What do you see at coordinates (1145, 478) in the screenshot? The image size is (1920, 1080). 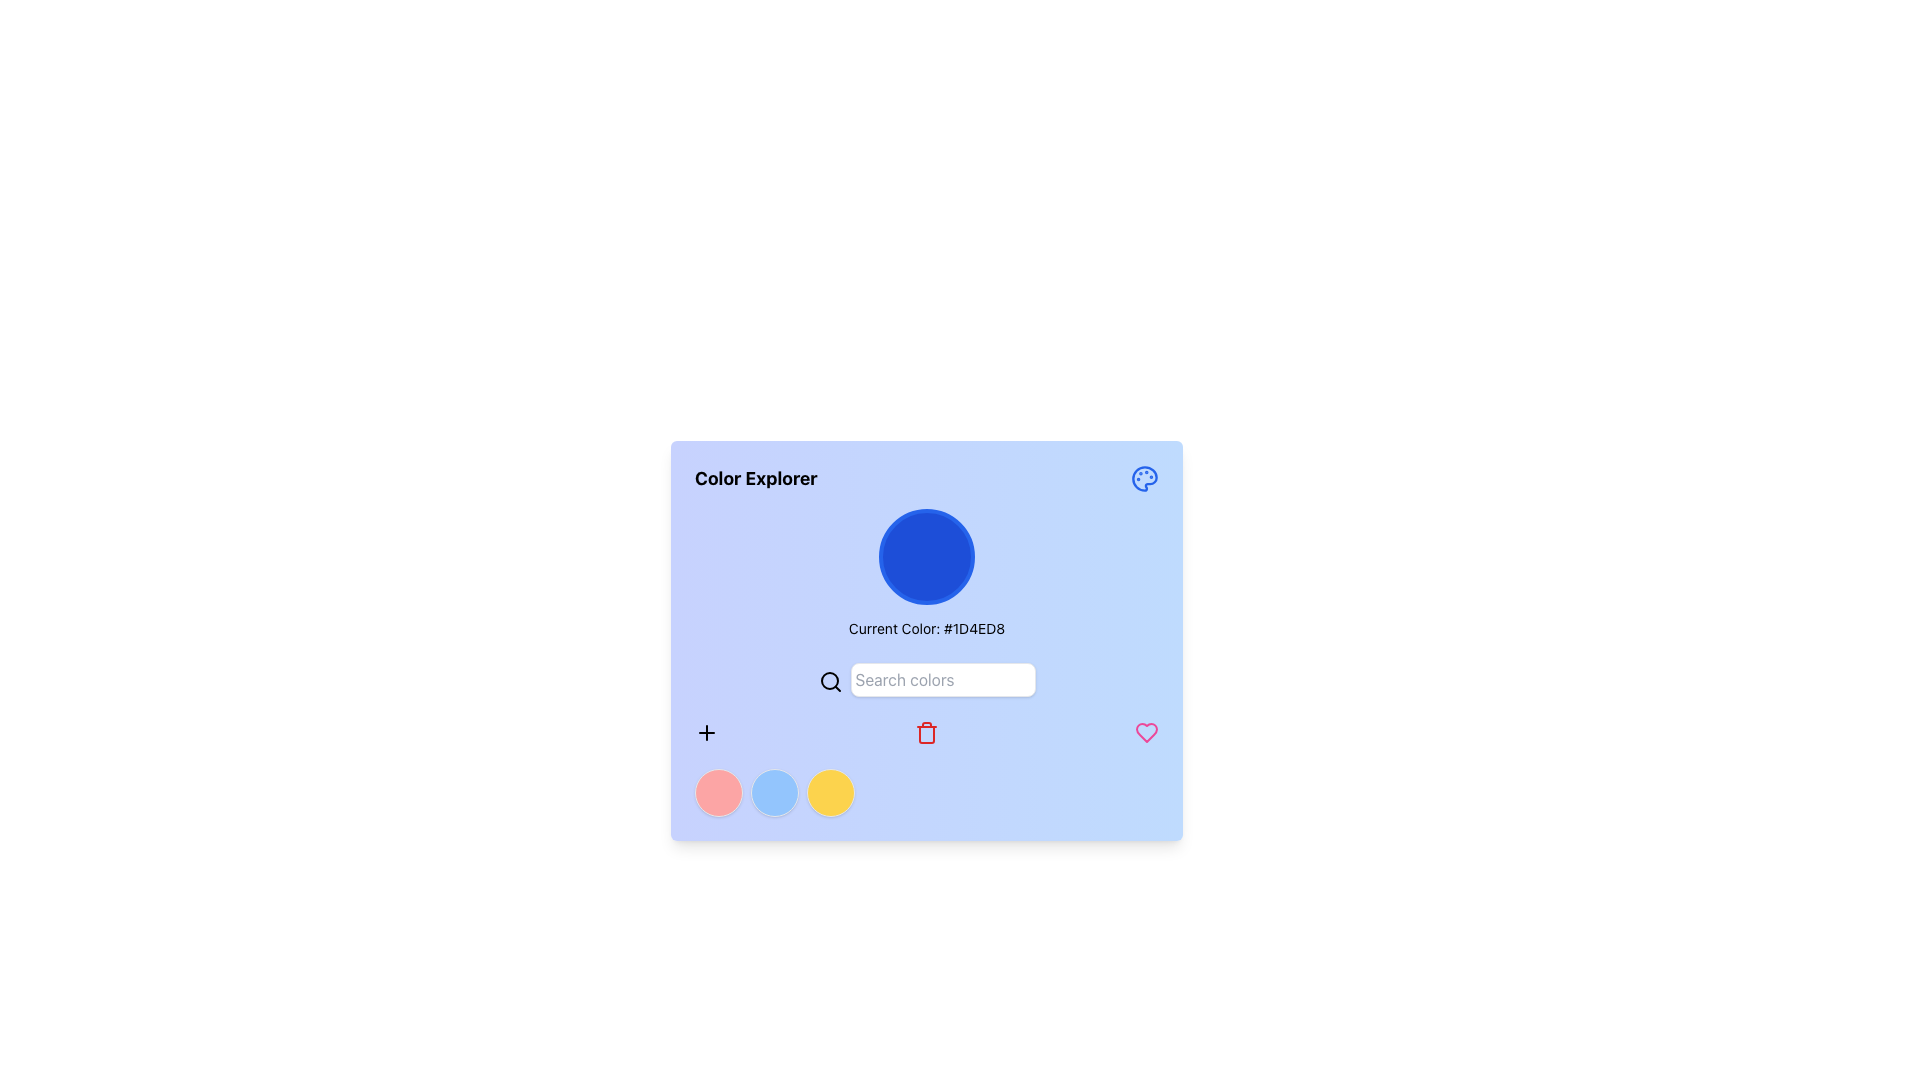 I see `the interactive icon located at the far right end of the header section inside the 'Color Explorer' pane` at bounding box center [1145, 478].